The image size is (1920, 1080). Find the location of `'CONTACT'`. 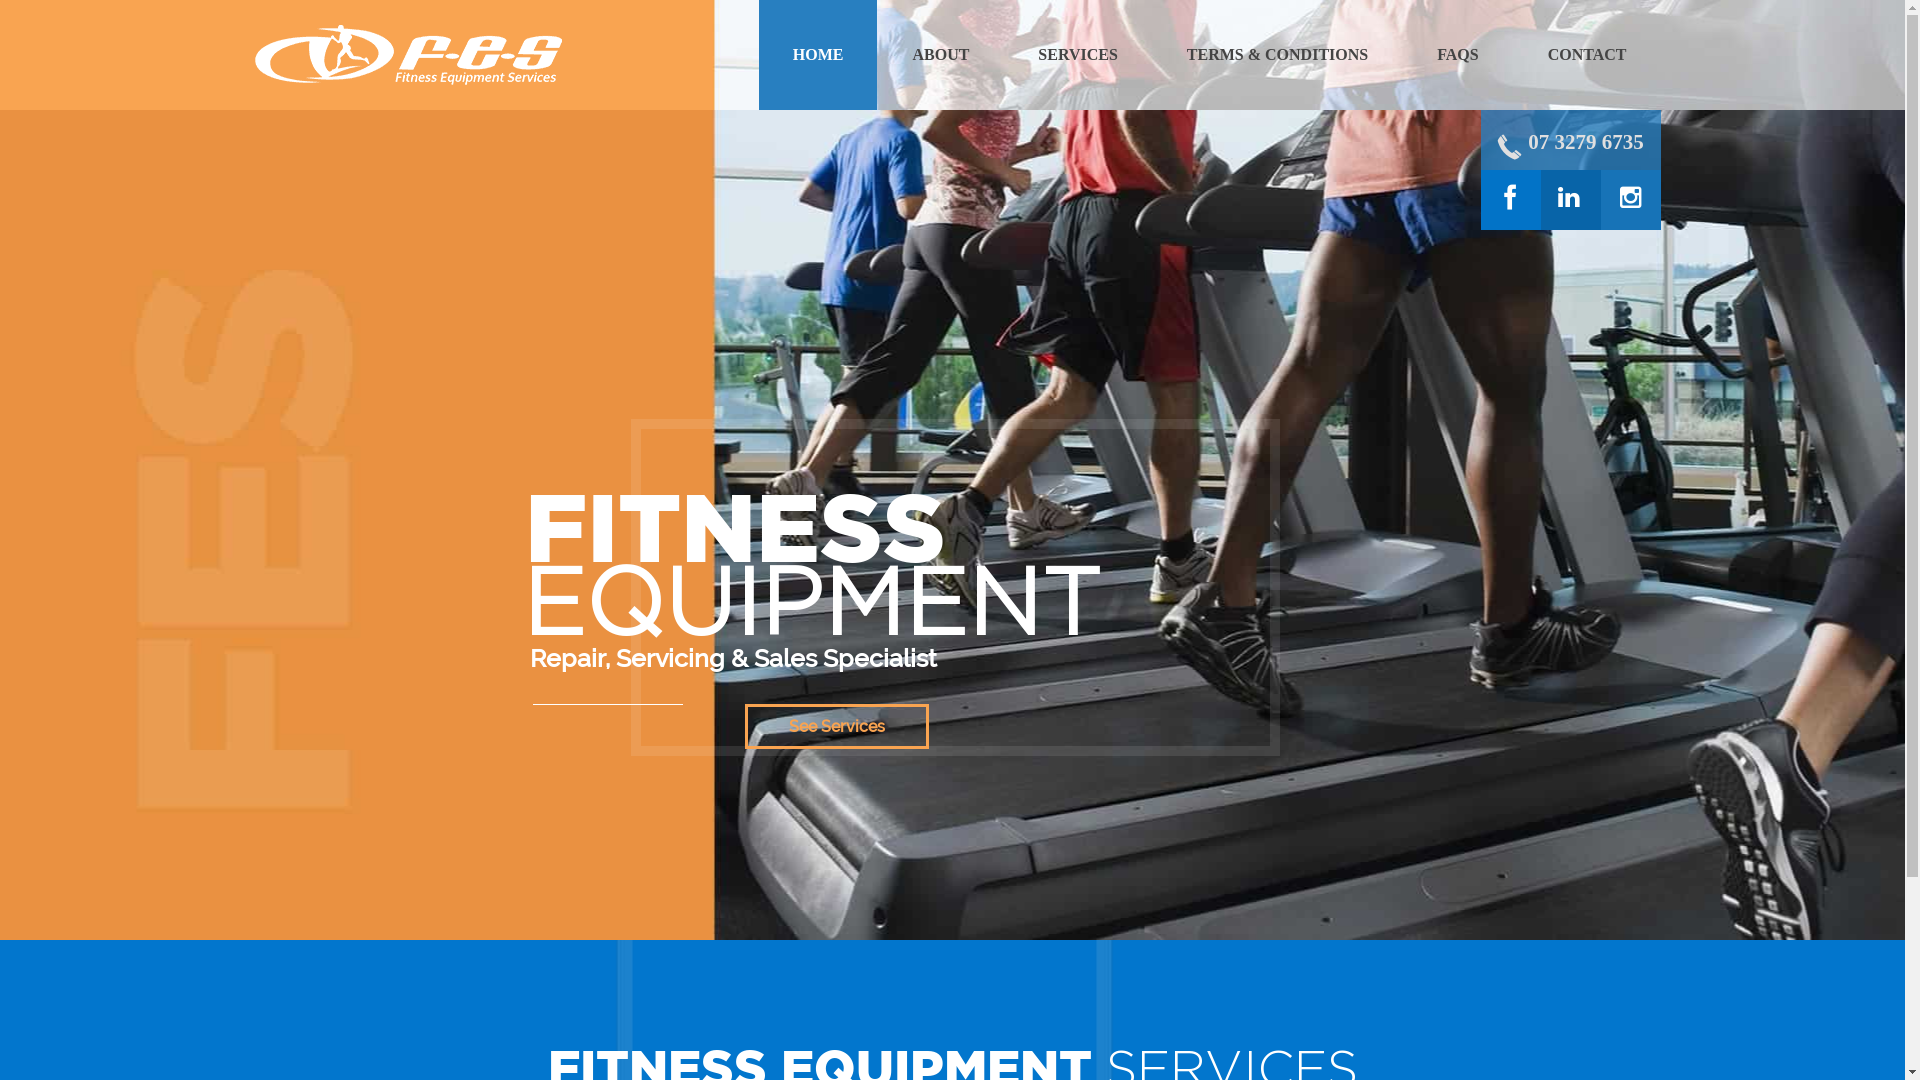

'CONTACT' is located at coordinates (1513, 53).